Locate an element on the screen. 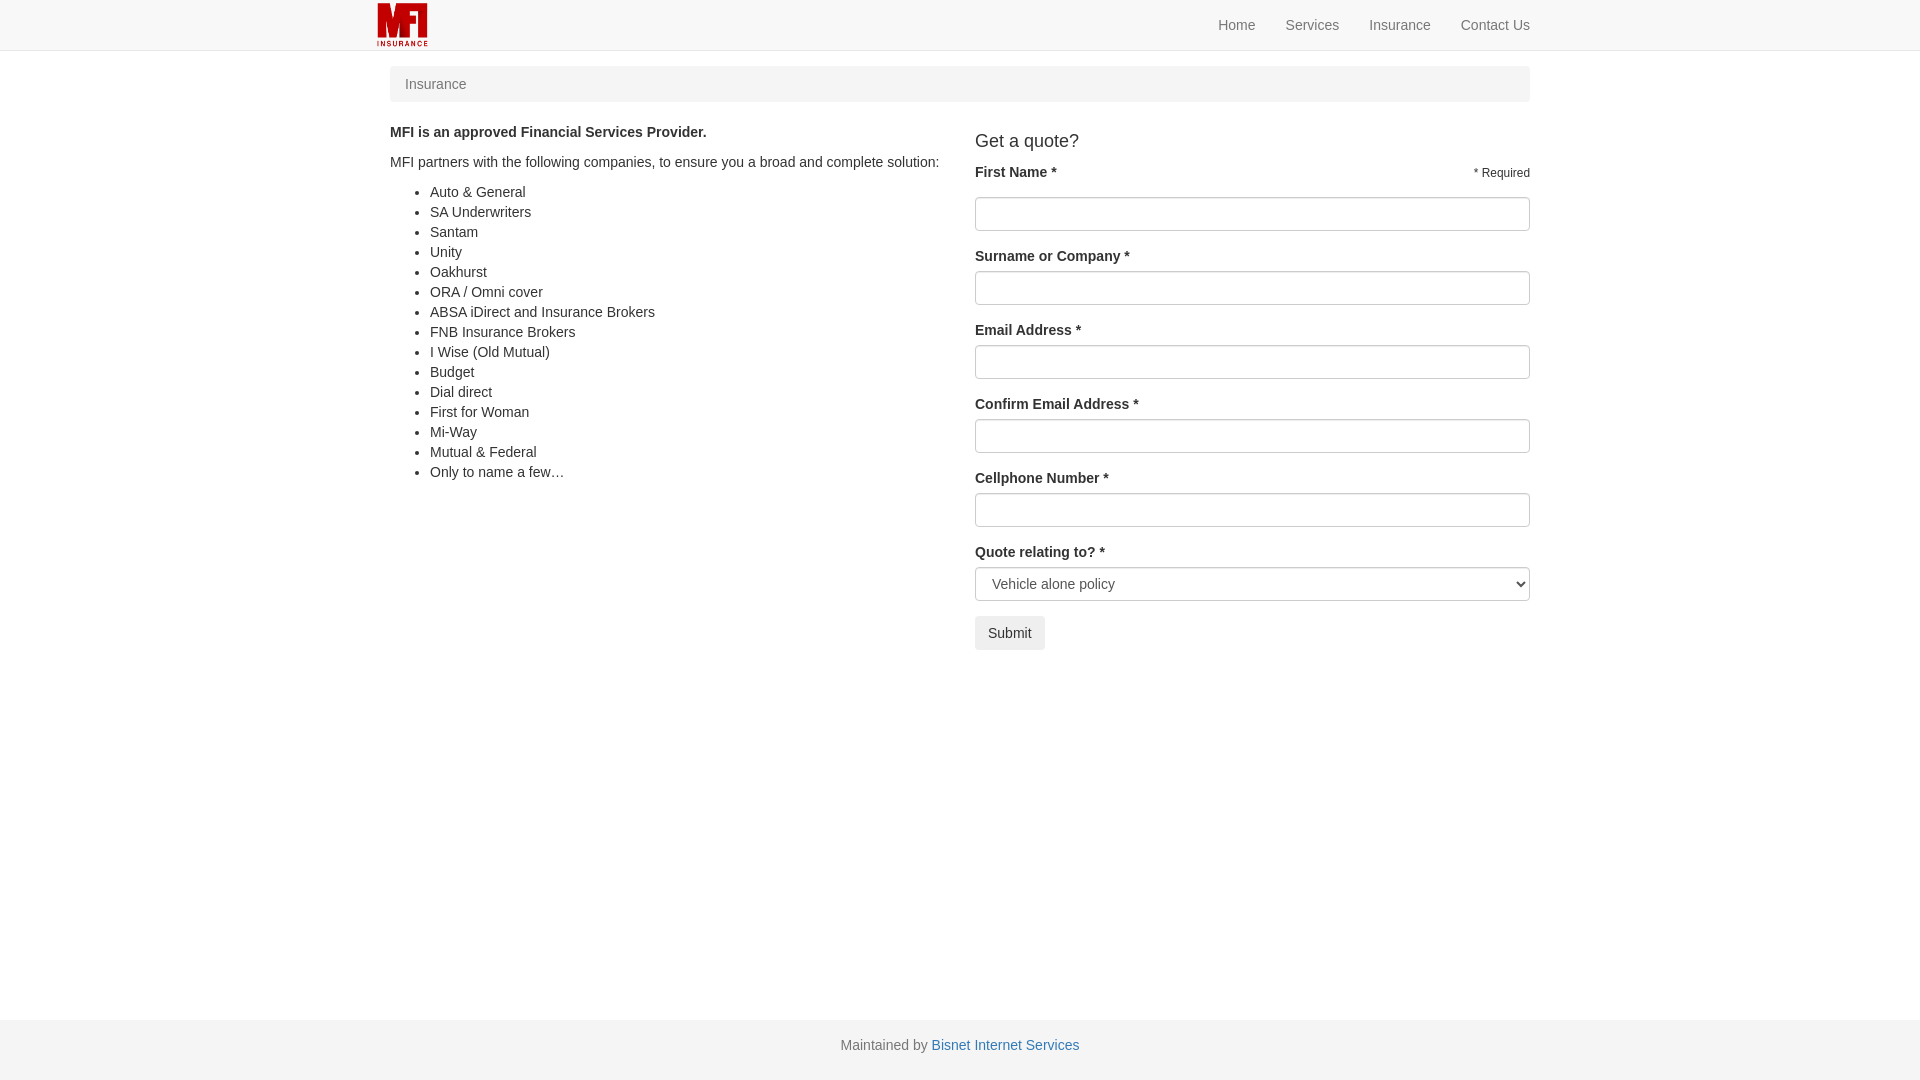  'Bisnet Internet Services' is located at coordinates (1006, 1044).